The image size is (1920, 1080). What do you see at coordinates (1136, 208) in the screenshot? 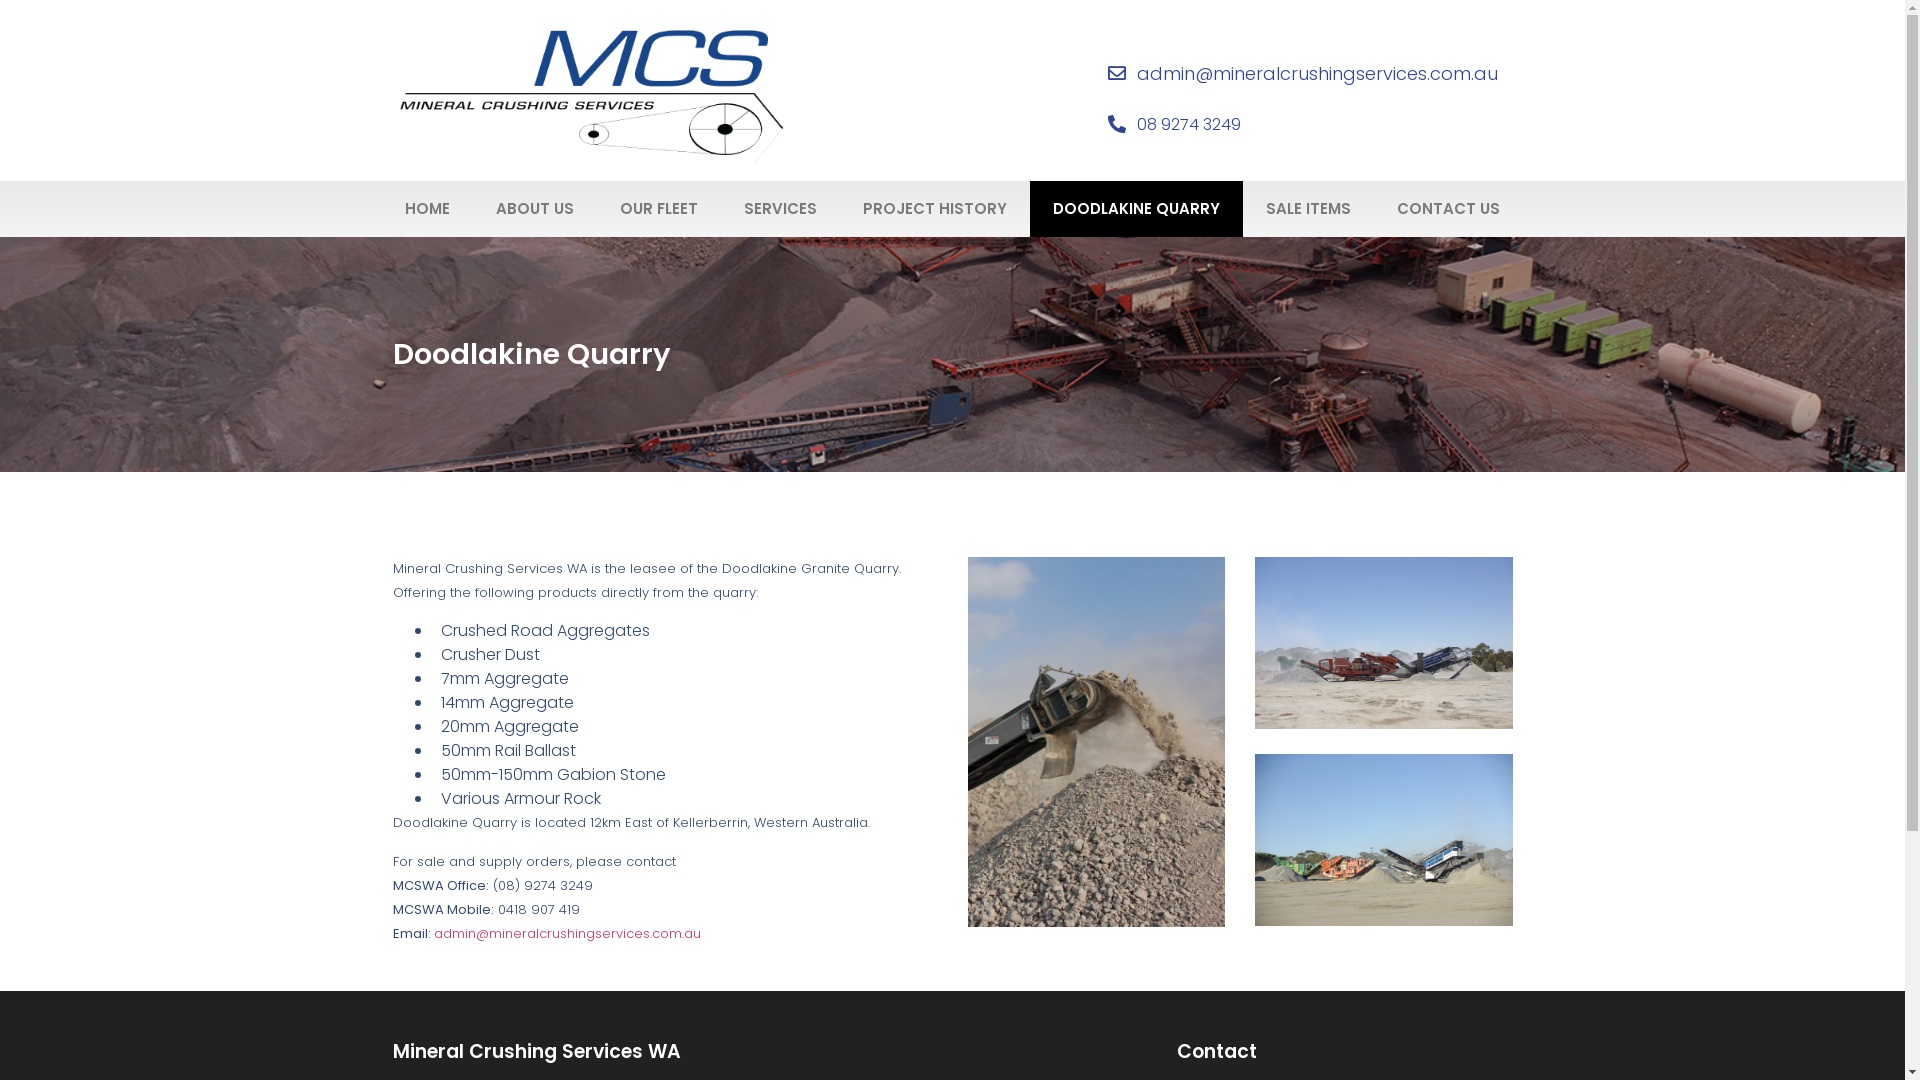
I see `'DOODLAKINE QUARRY'` at bounding box center [1136, 208].